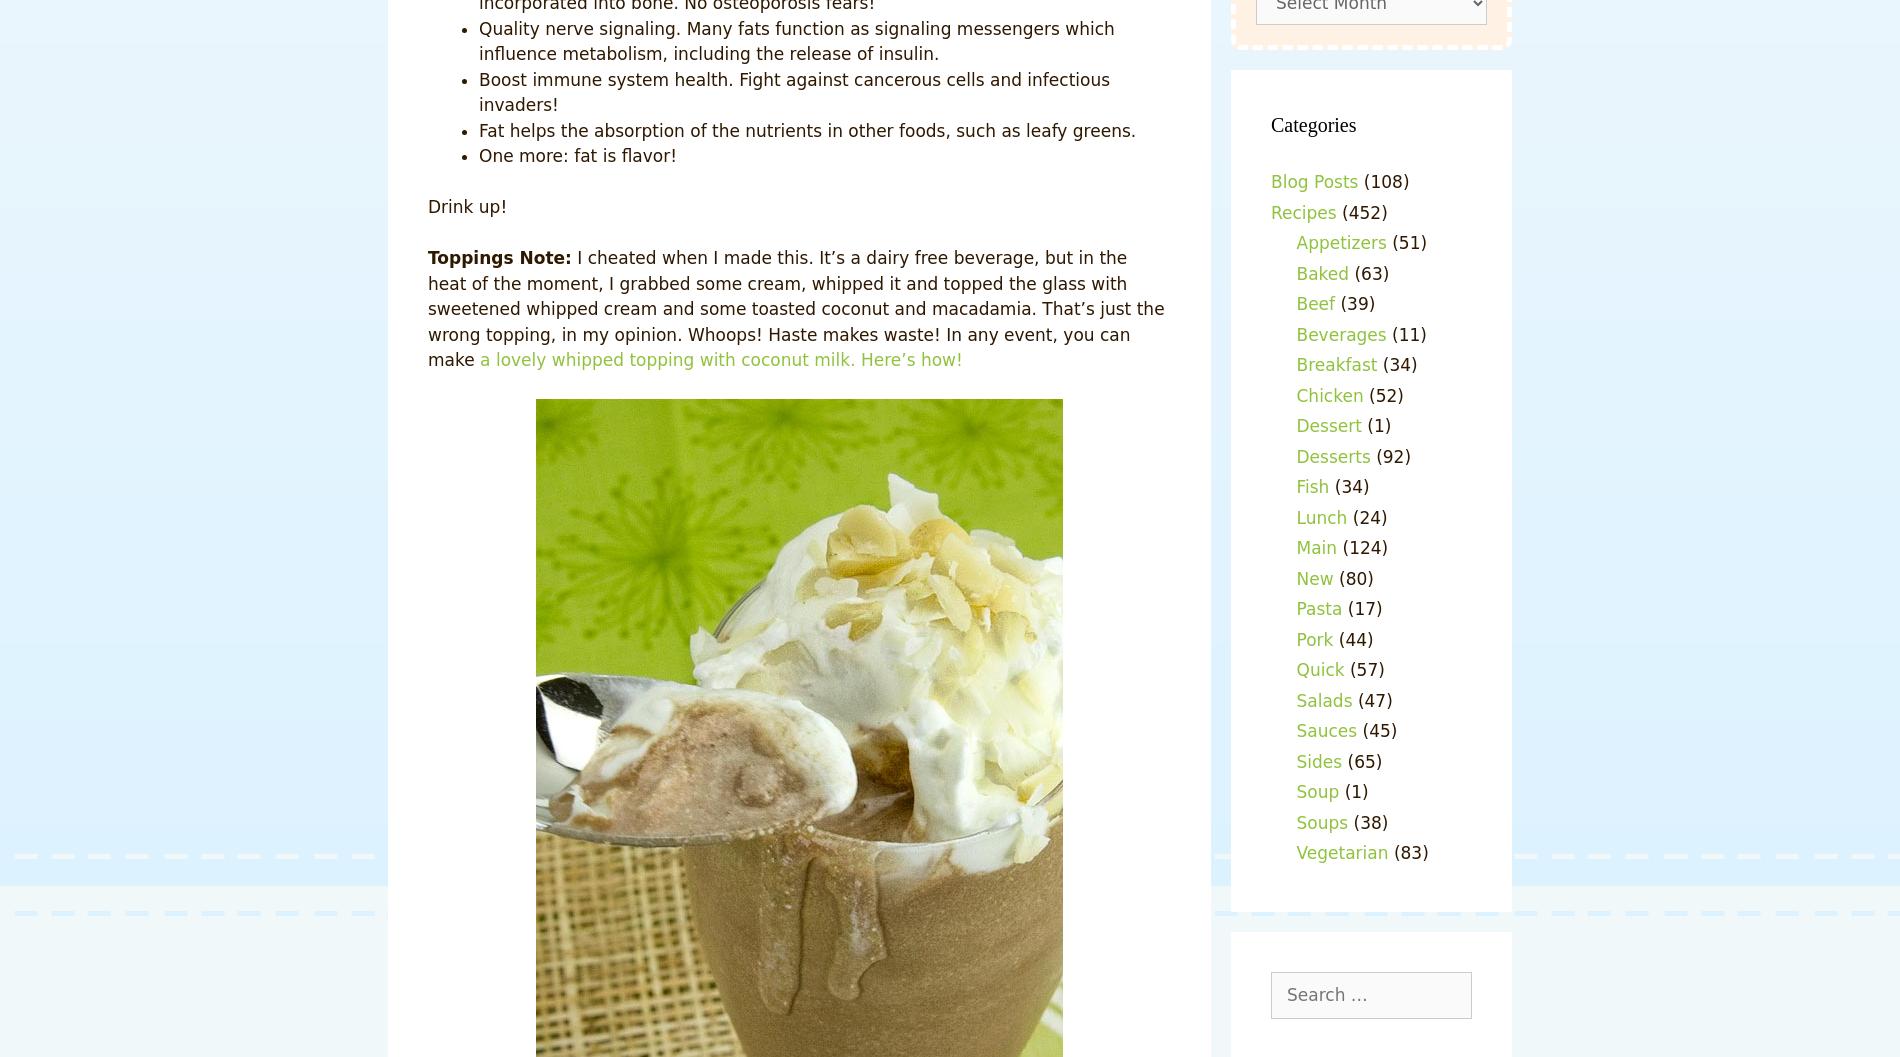 The image size is (1900, 1057). Describe the element at coordinates (1360, 761) in the screenshot. I see `'(65)'` at that location.